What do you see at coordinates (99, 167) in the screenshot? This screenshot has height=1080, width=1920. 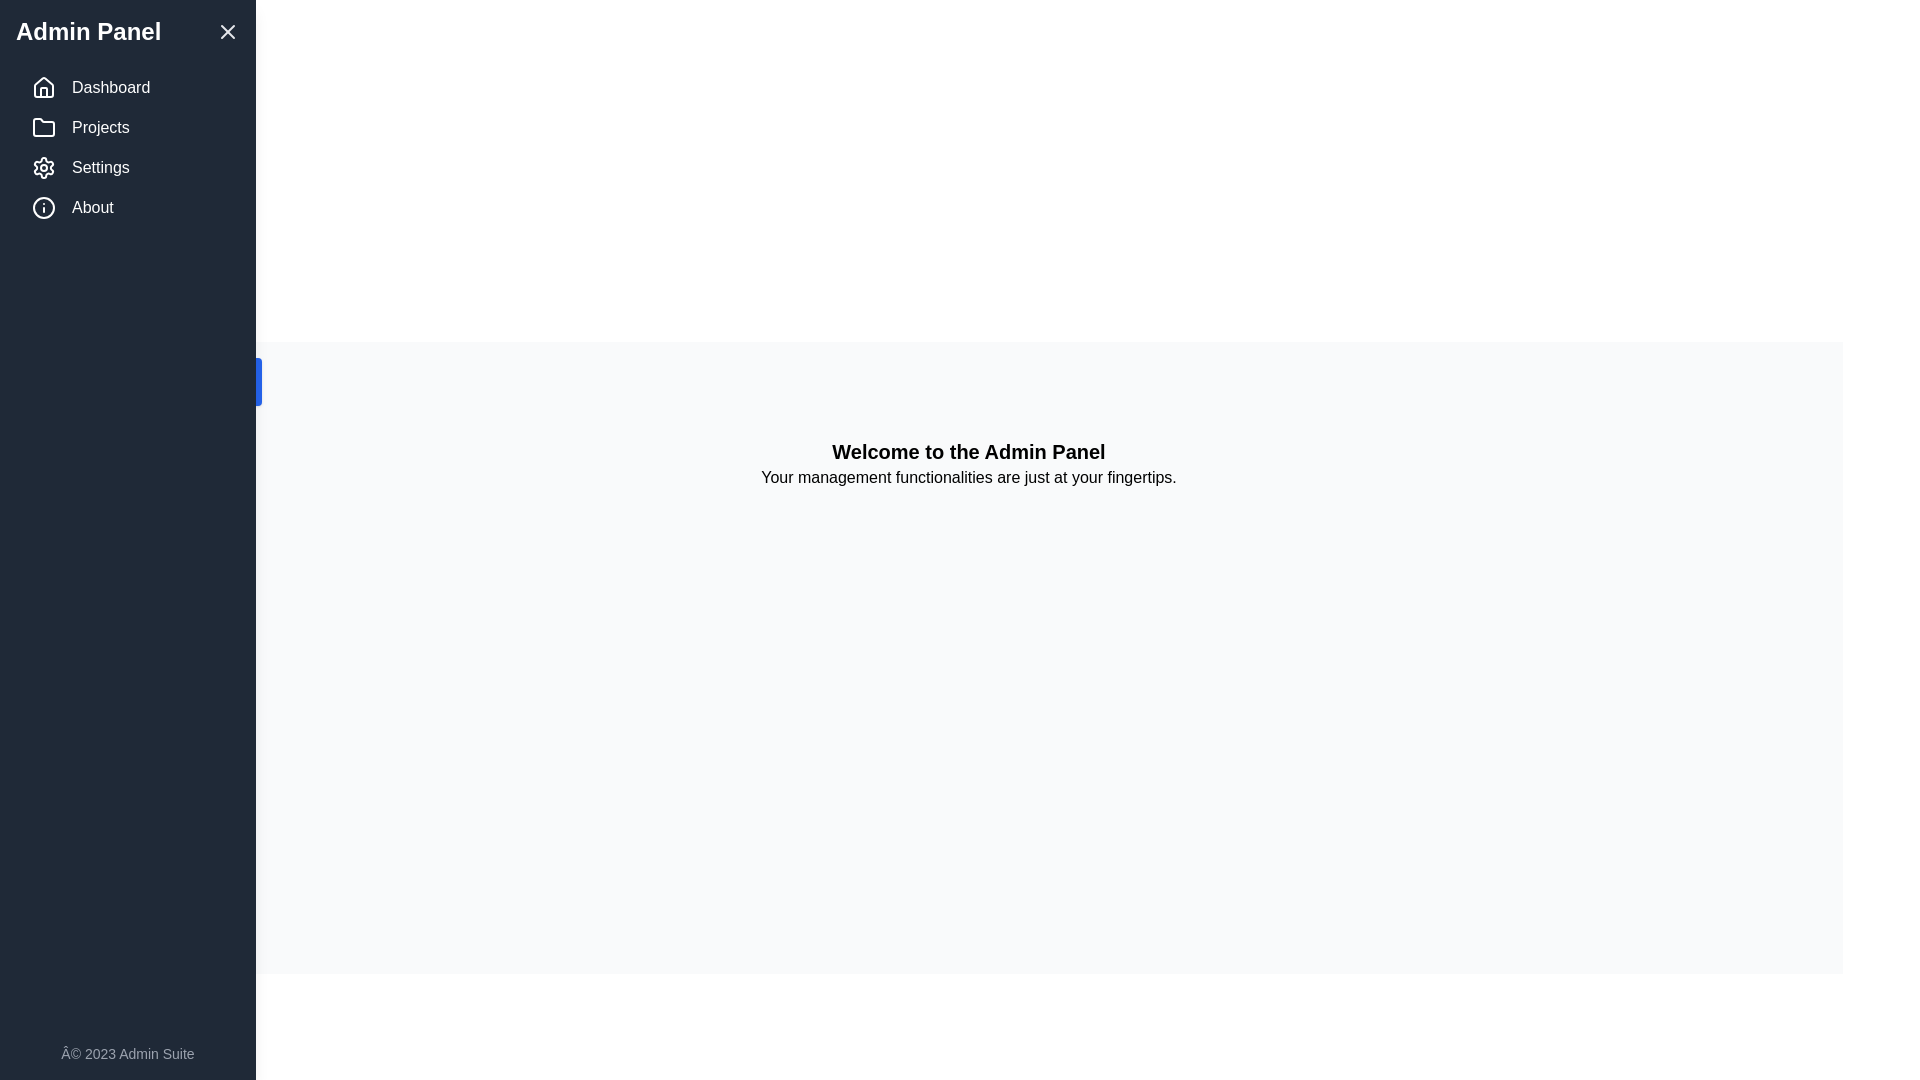 I see `the text content of the Static Text Label for 'Settings' located in the navigation sidebar, positioned as the third item below 'Projects'` at bounding box center [99, 167].